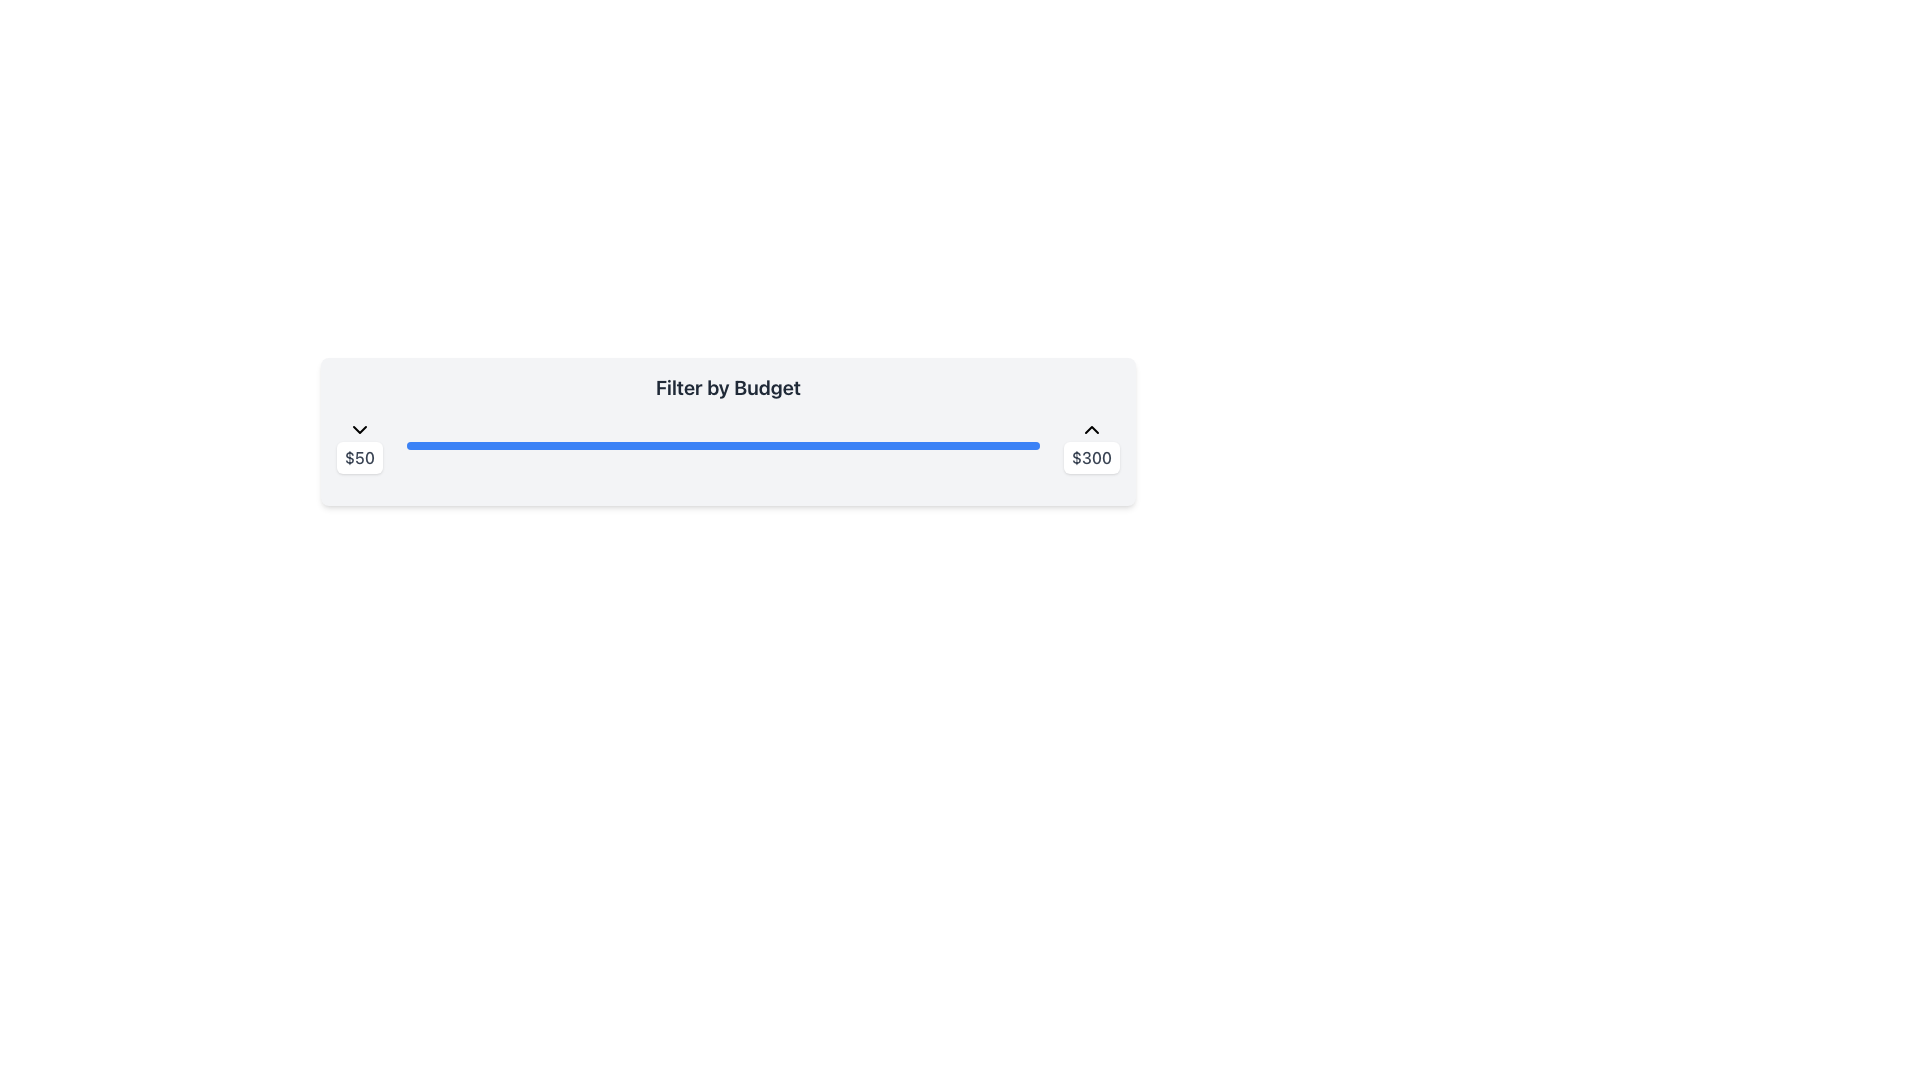  Describe the element at coordinates (360, 428) in the screenshot. I see `the downward-pointing chevron button located above the '$50' text label in the 'Filter by Budget' section` at that location.